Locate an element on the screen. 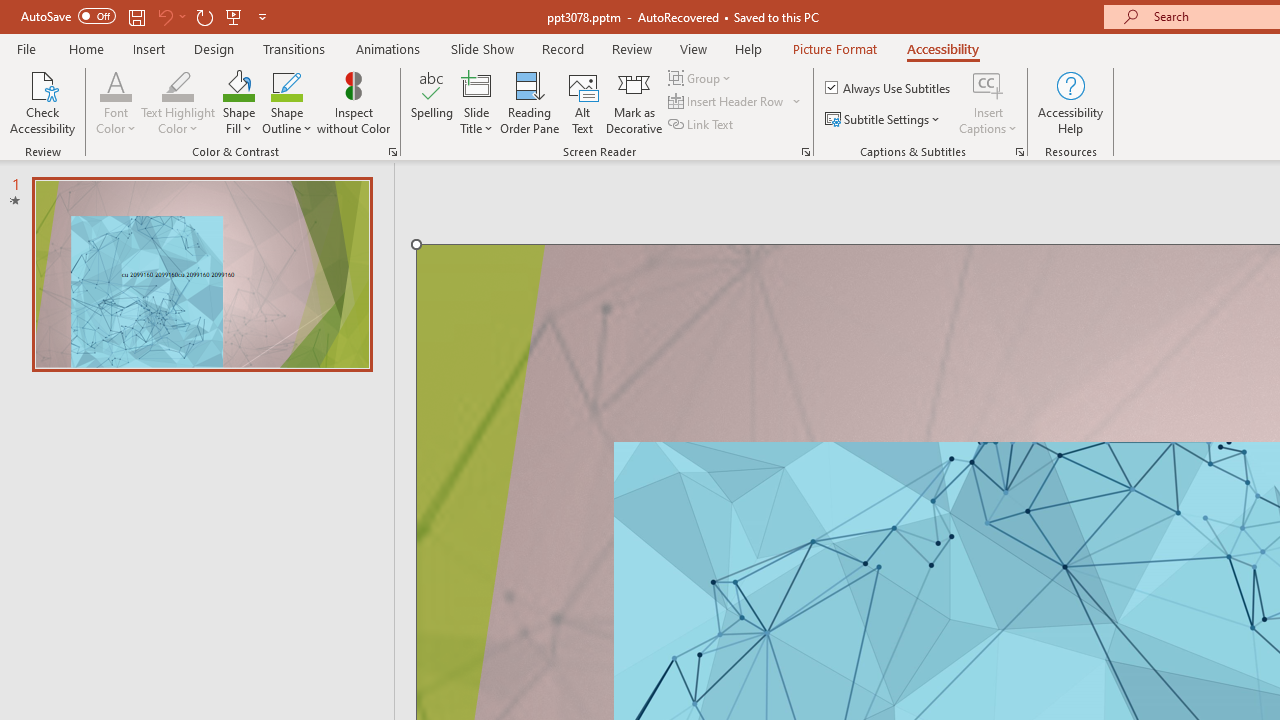  'Mark as Decorative' is located at coordinates (633, 103).